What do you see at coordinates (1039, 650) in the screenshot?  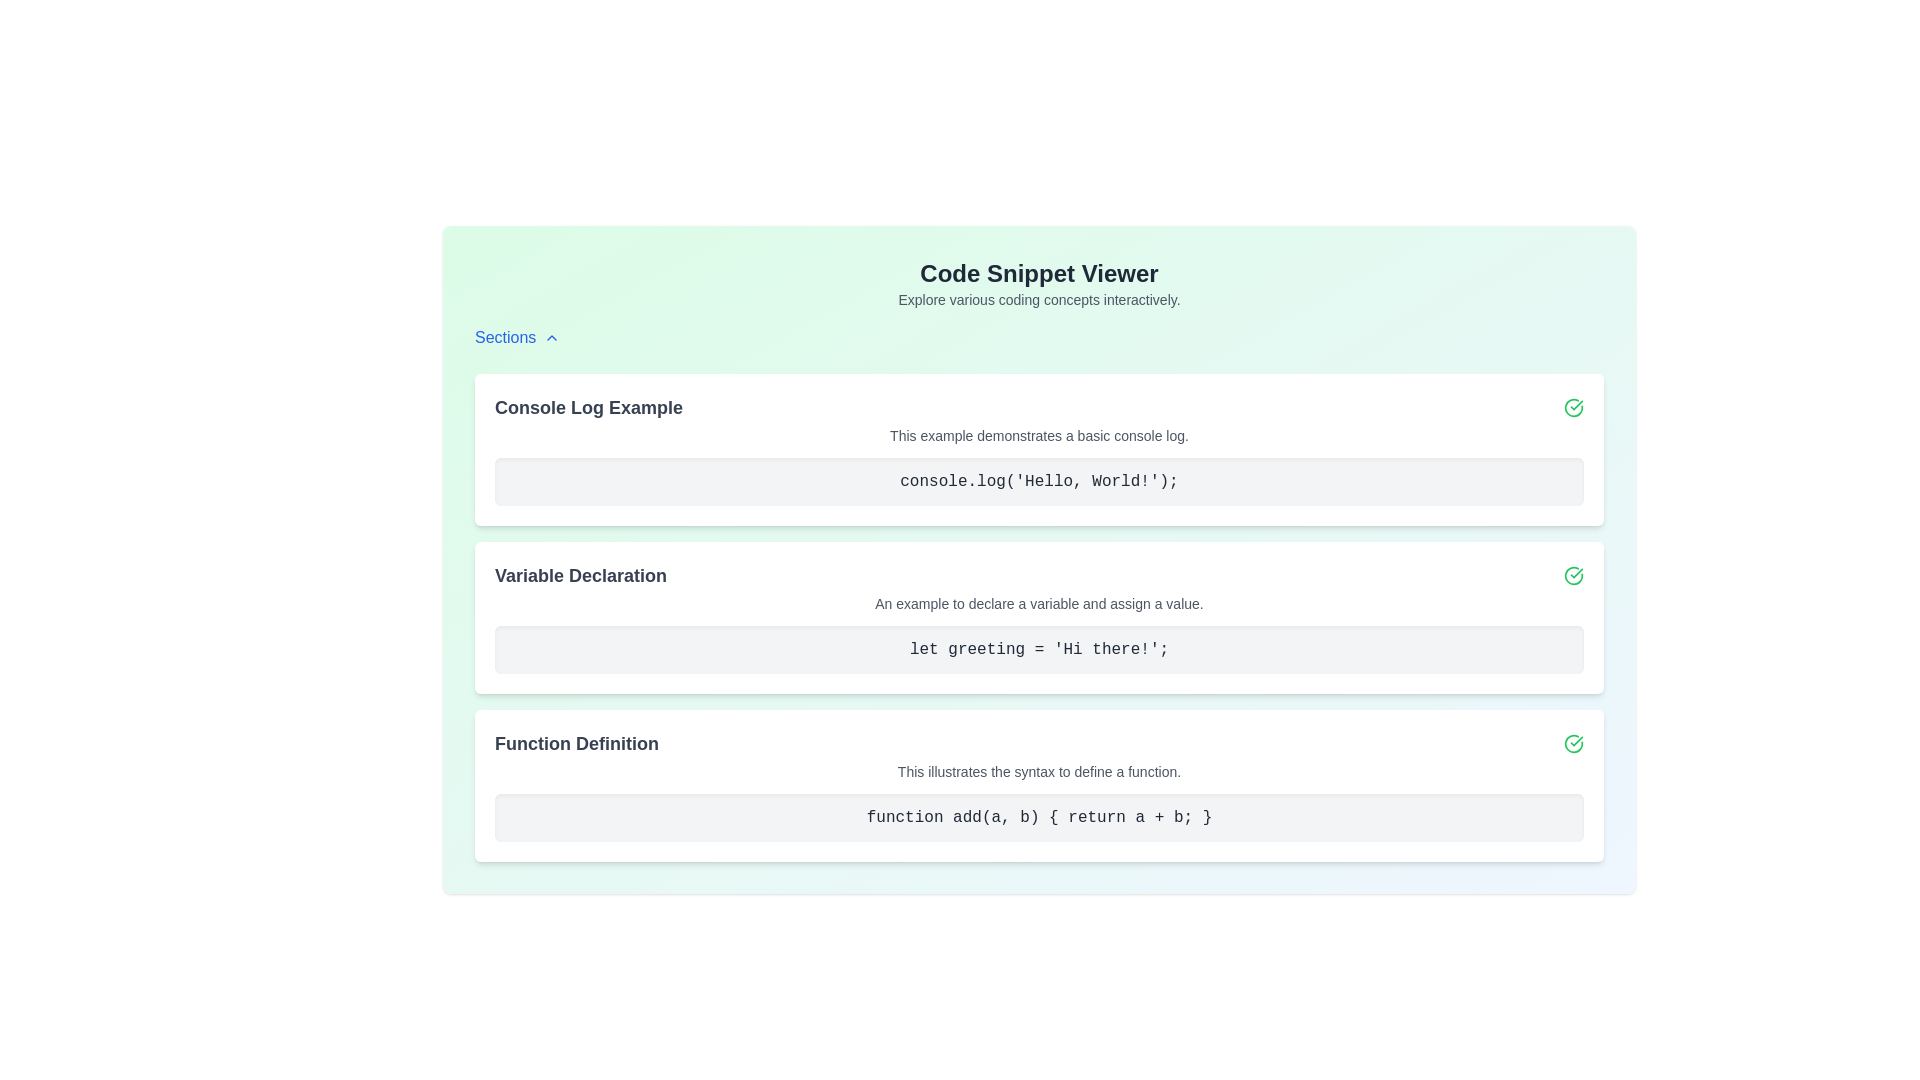 I see `contents of the code snippet displayed in a grey background with rounded corners, containing the text 'let greeting = 'Hi there!';' located under the 'Variable Declaration' section` at bounding box center [1039, 650].